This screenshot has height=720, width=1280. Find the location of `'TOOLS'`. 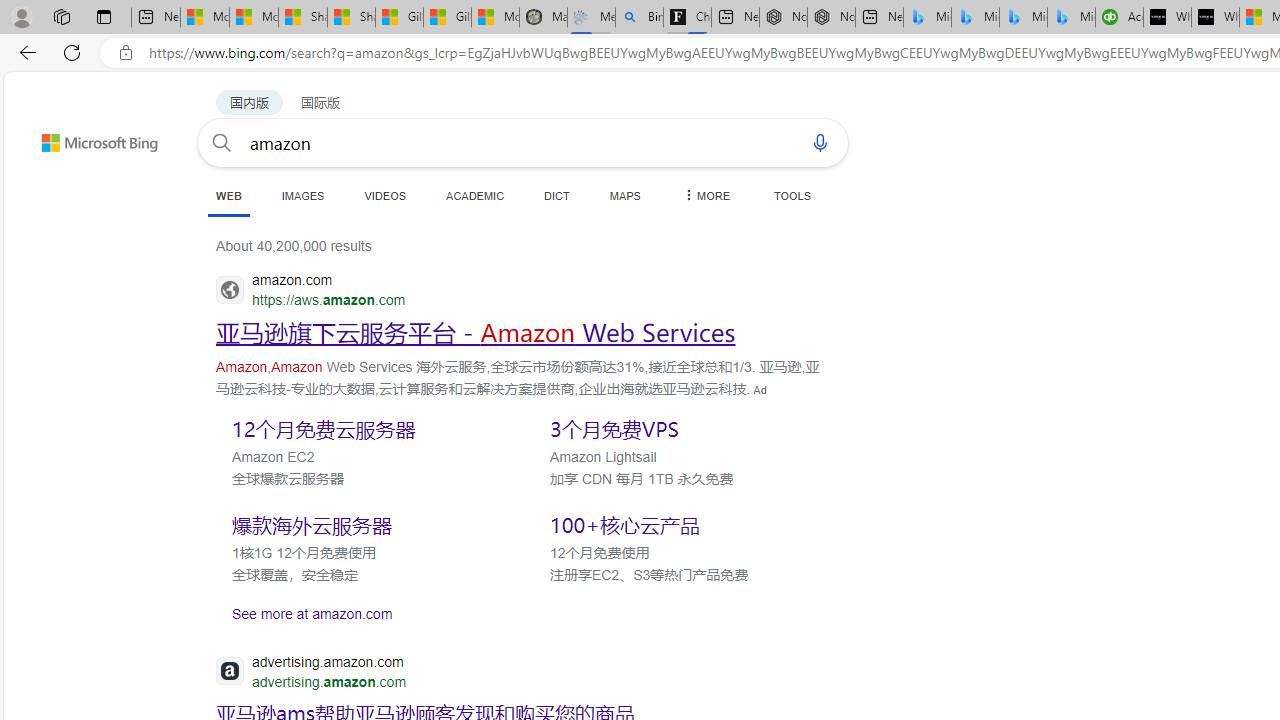

'TOOLS' is located at coordinates (791, 195).